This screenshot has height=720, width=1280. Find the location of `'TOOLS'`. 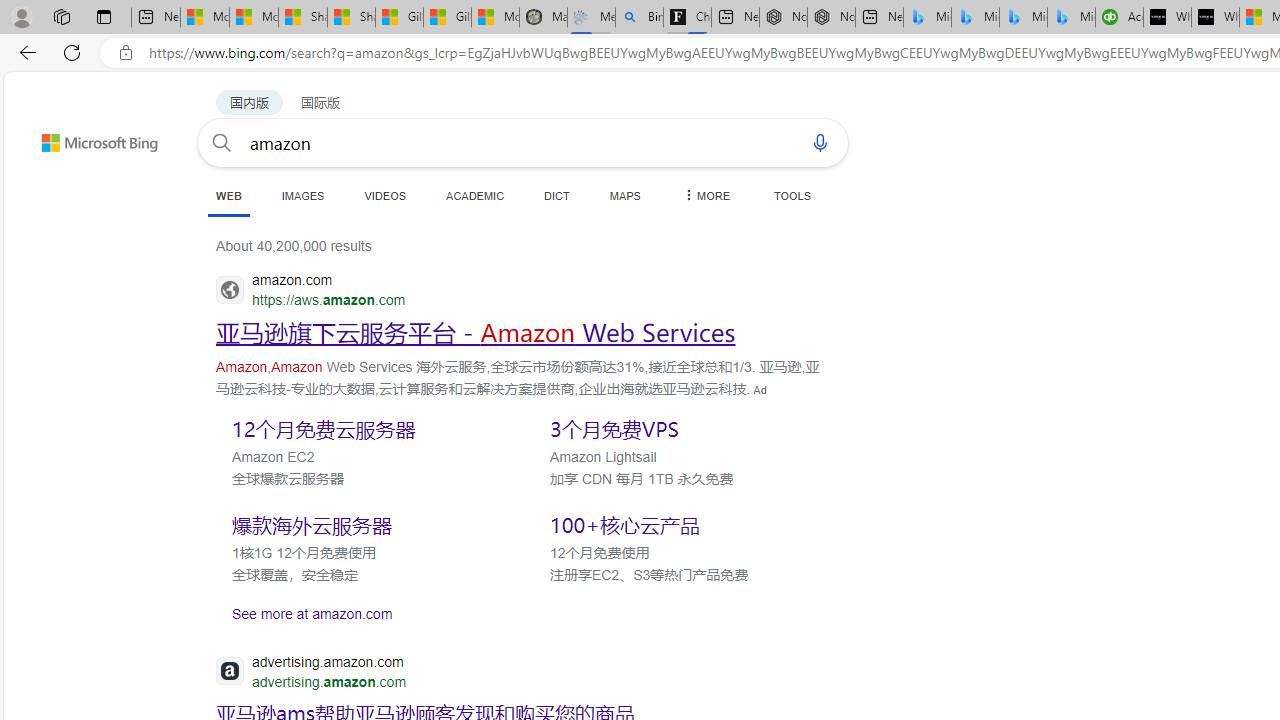

'TOOLS' is located at coordinates (791, 195).